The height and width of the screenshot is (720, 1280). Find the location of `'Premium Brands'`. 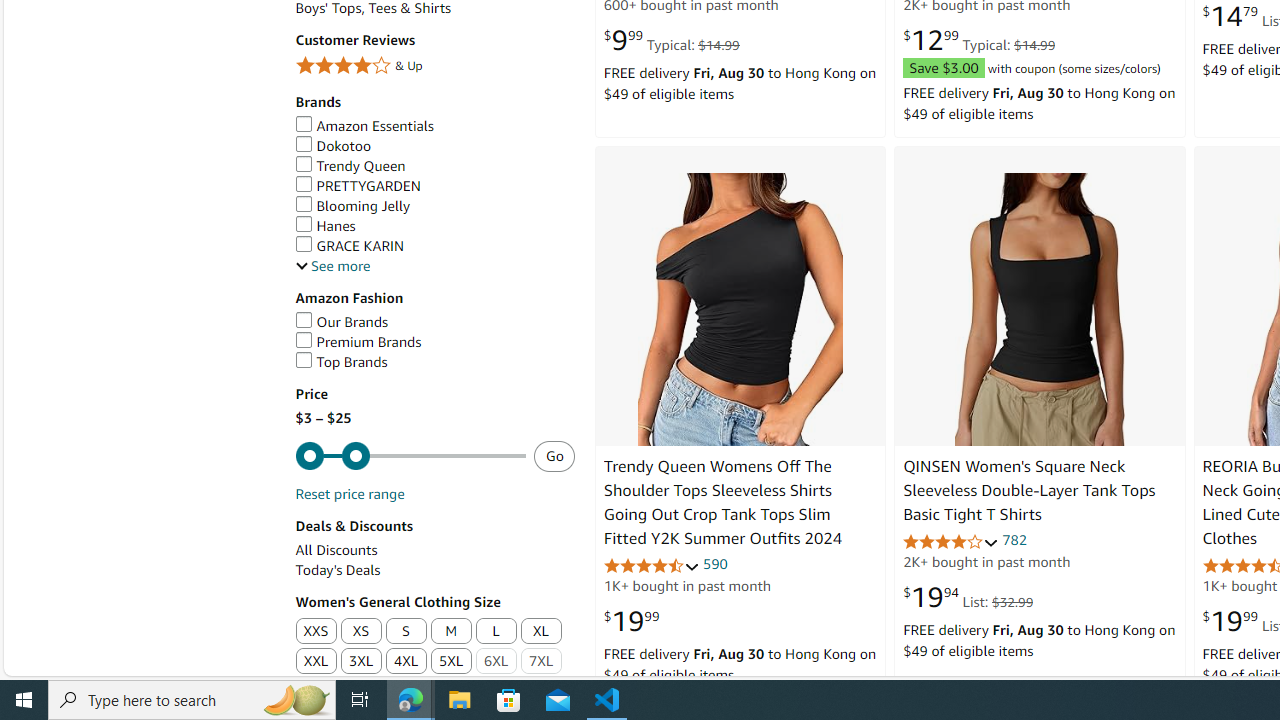

'Premium Brands' is located at coordinates (358, 341).